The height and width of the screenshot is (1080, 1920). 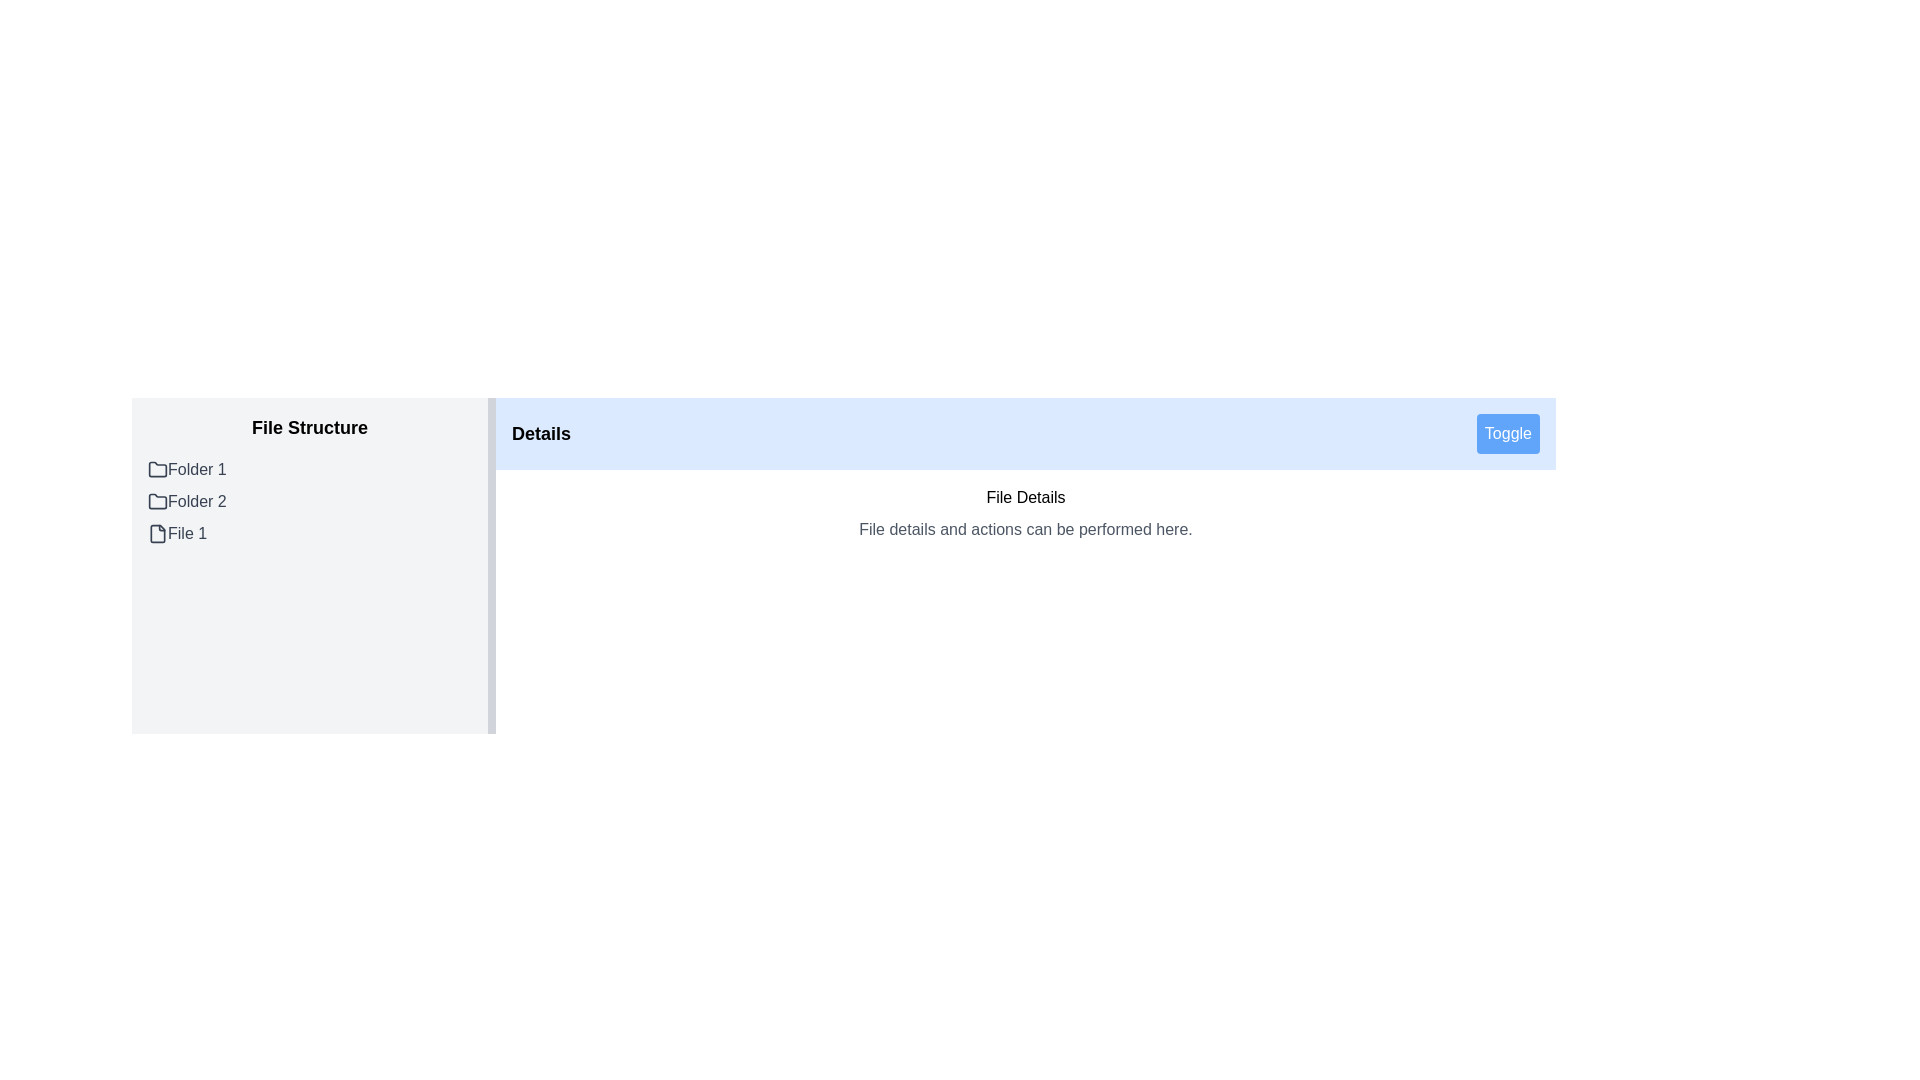 What do you see at coordinates (1026, 528) in the screenshot?
I see `the text label reading 'File details and actions can be performed here.' which is located below the 'File Details' heading in the 'Details' section` at bounding box center [1026, 528].